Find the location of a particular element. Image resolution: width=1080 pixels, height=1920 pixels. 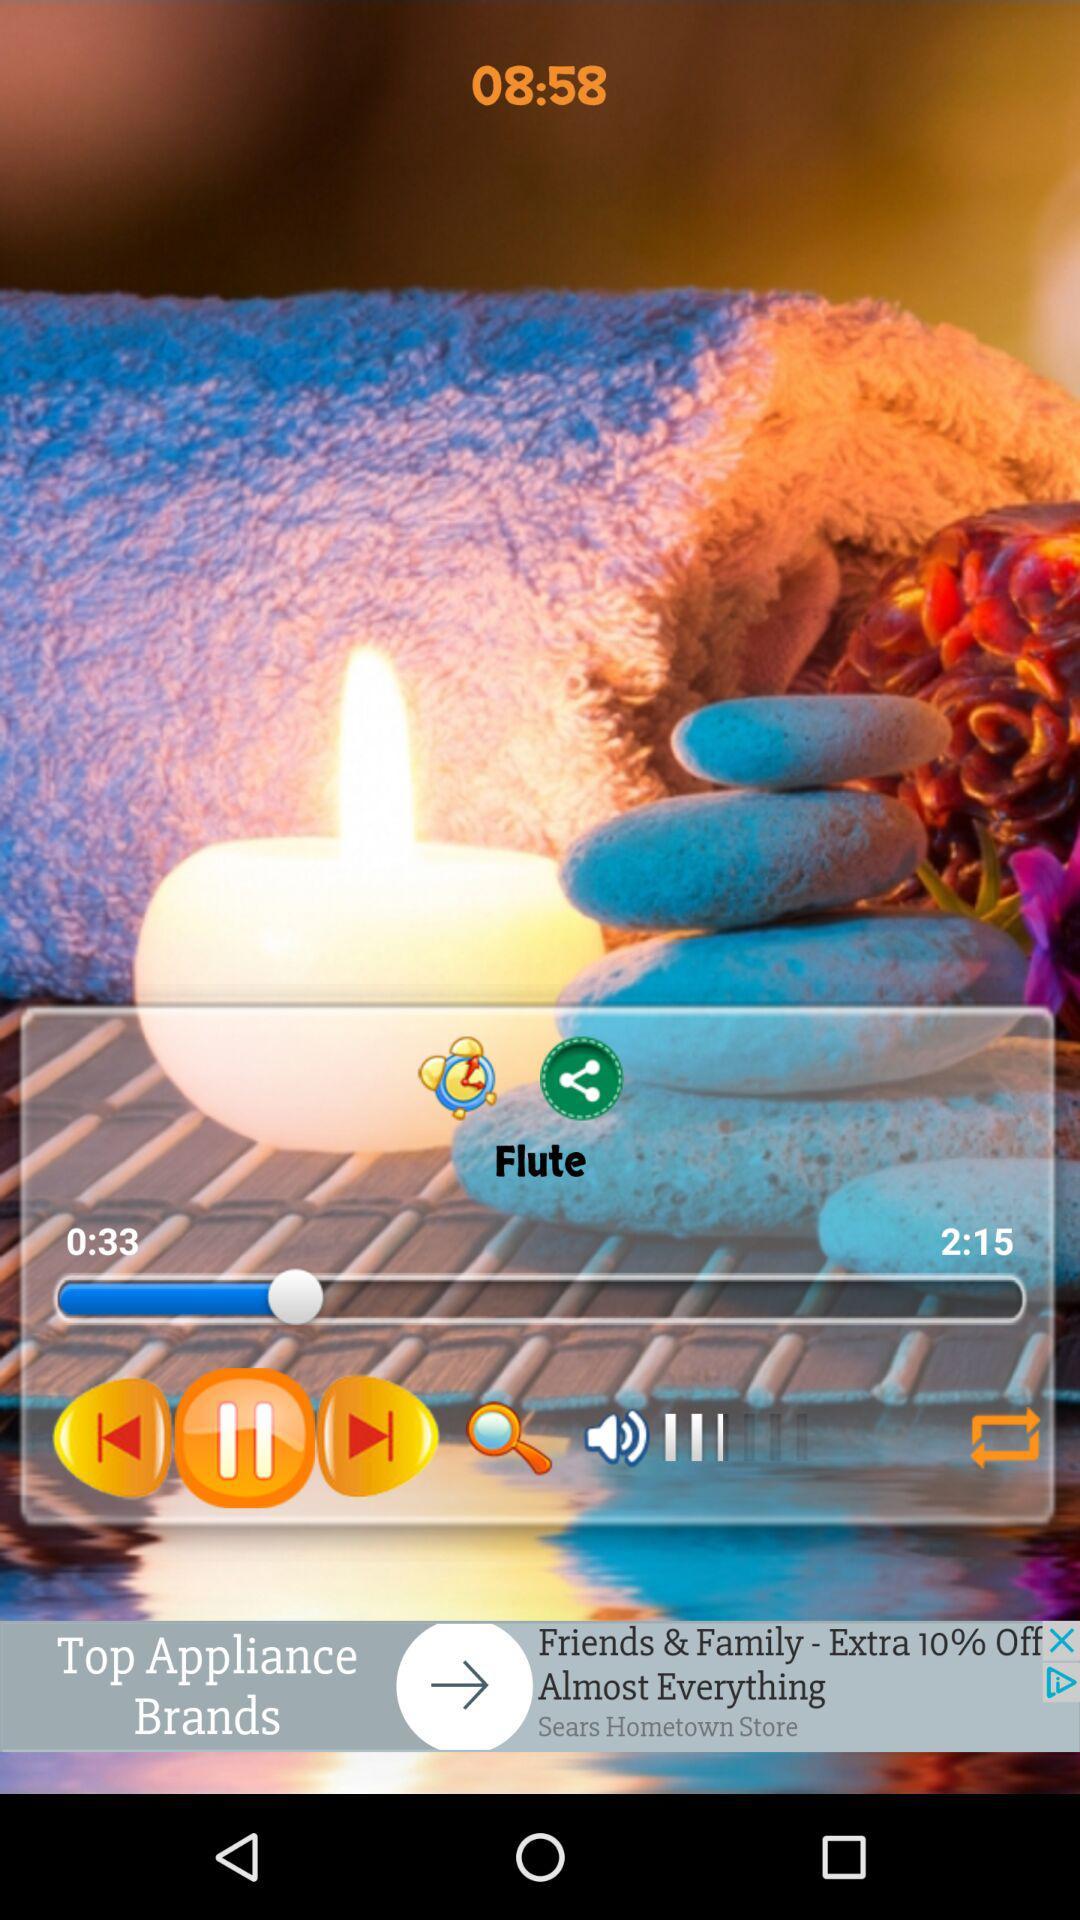

advertisement option is located at coordinates (540, 1685).